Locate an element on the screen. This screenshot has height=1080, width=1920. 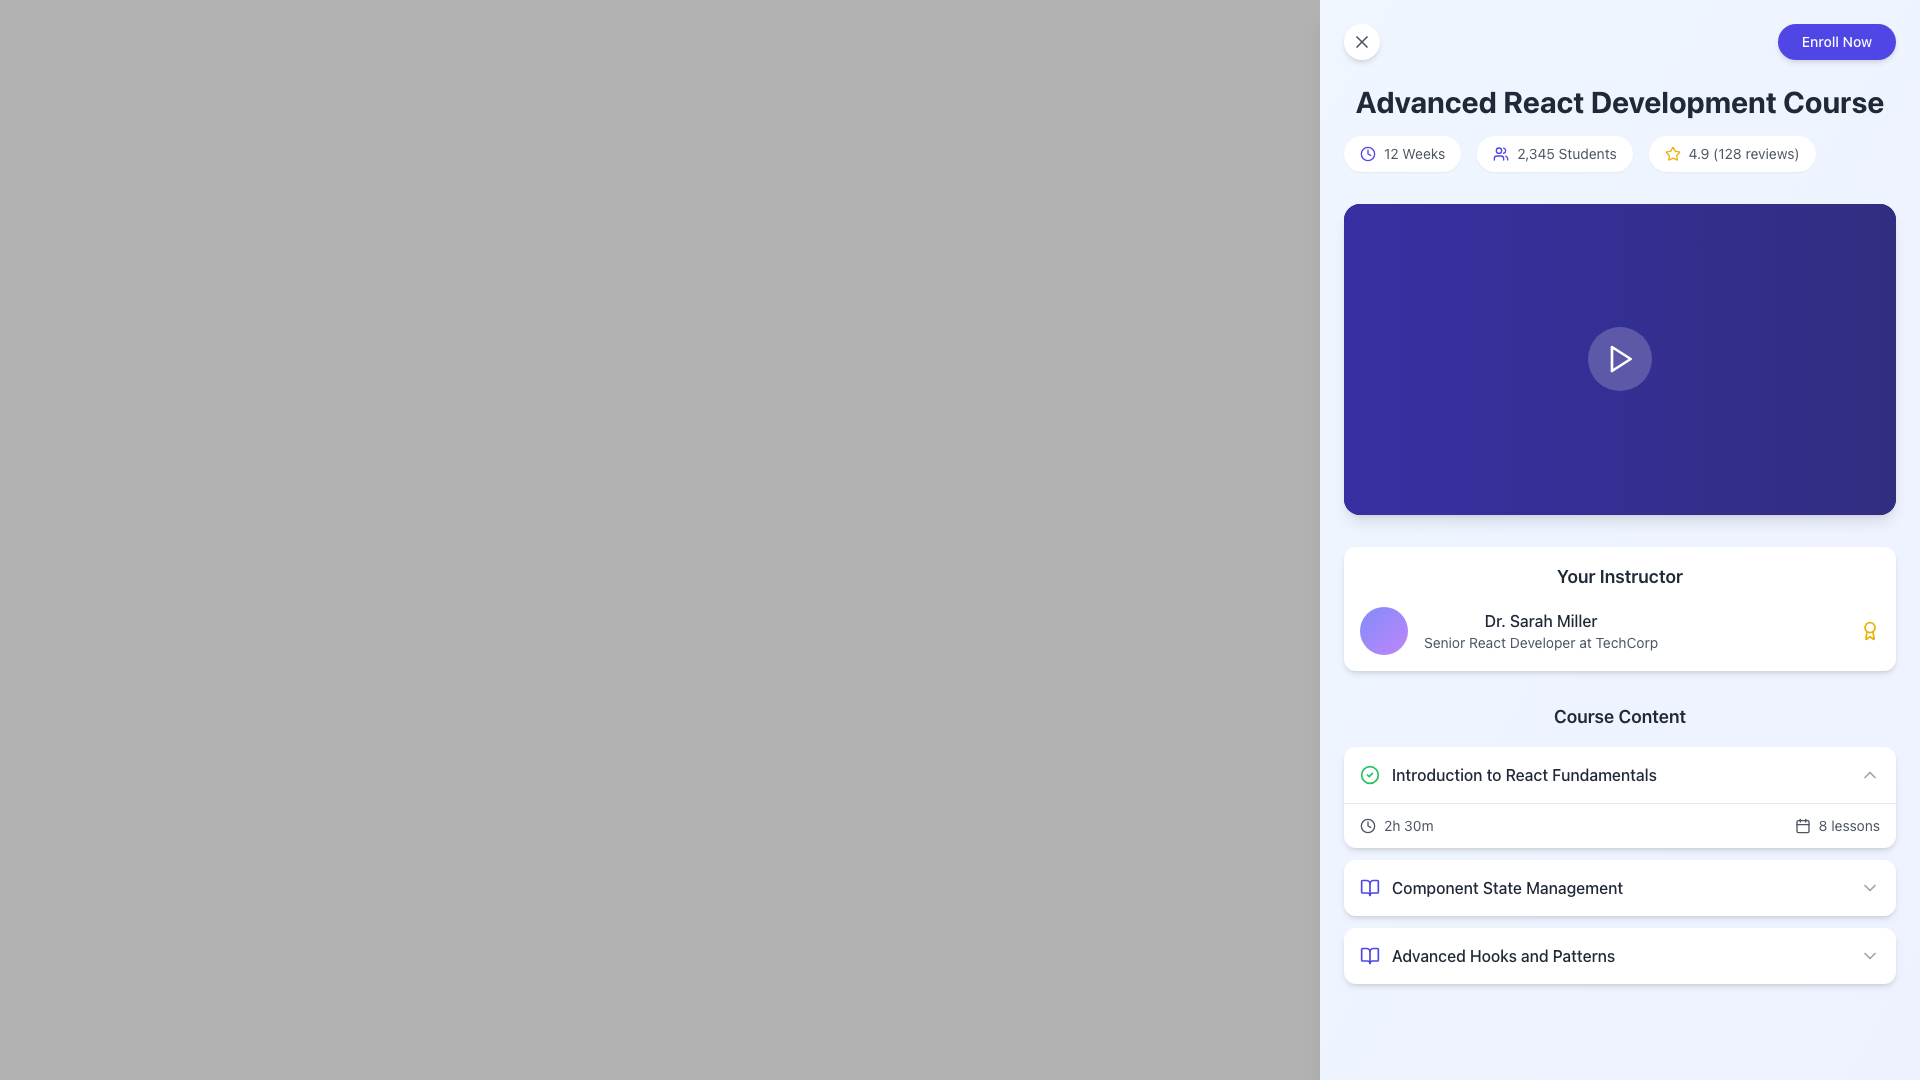
the Text header of the 'Your Instructor' section, which is located above the instructor's name 'Dr. Sarah Miller' is located at coordinates (1620, 576).